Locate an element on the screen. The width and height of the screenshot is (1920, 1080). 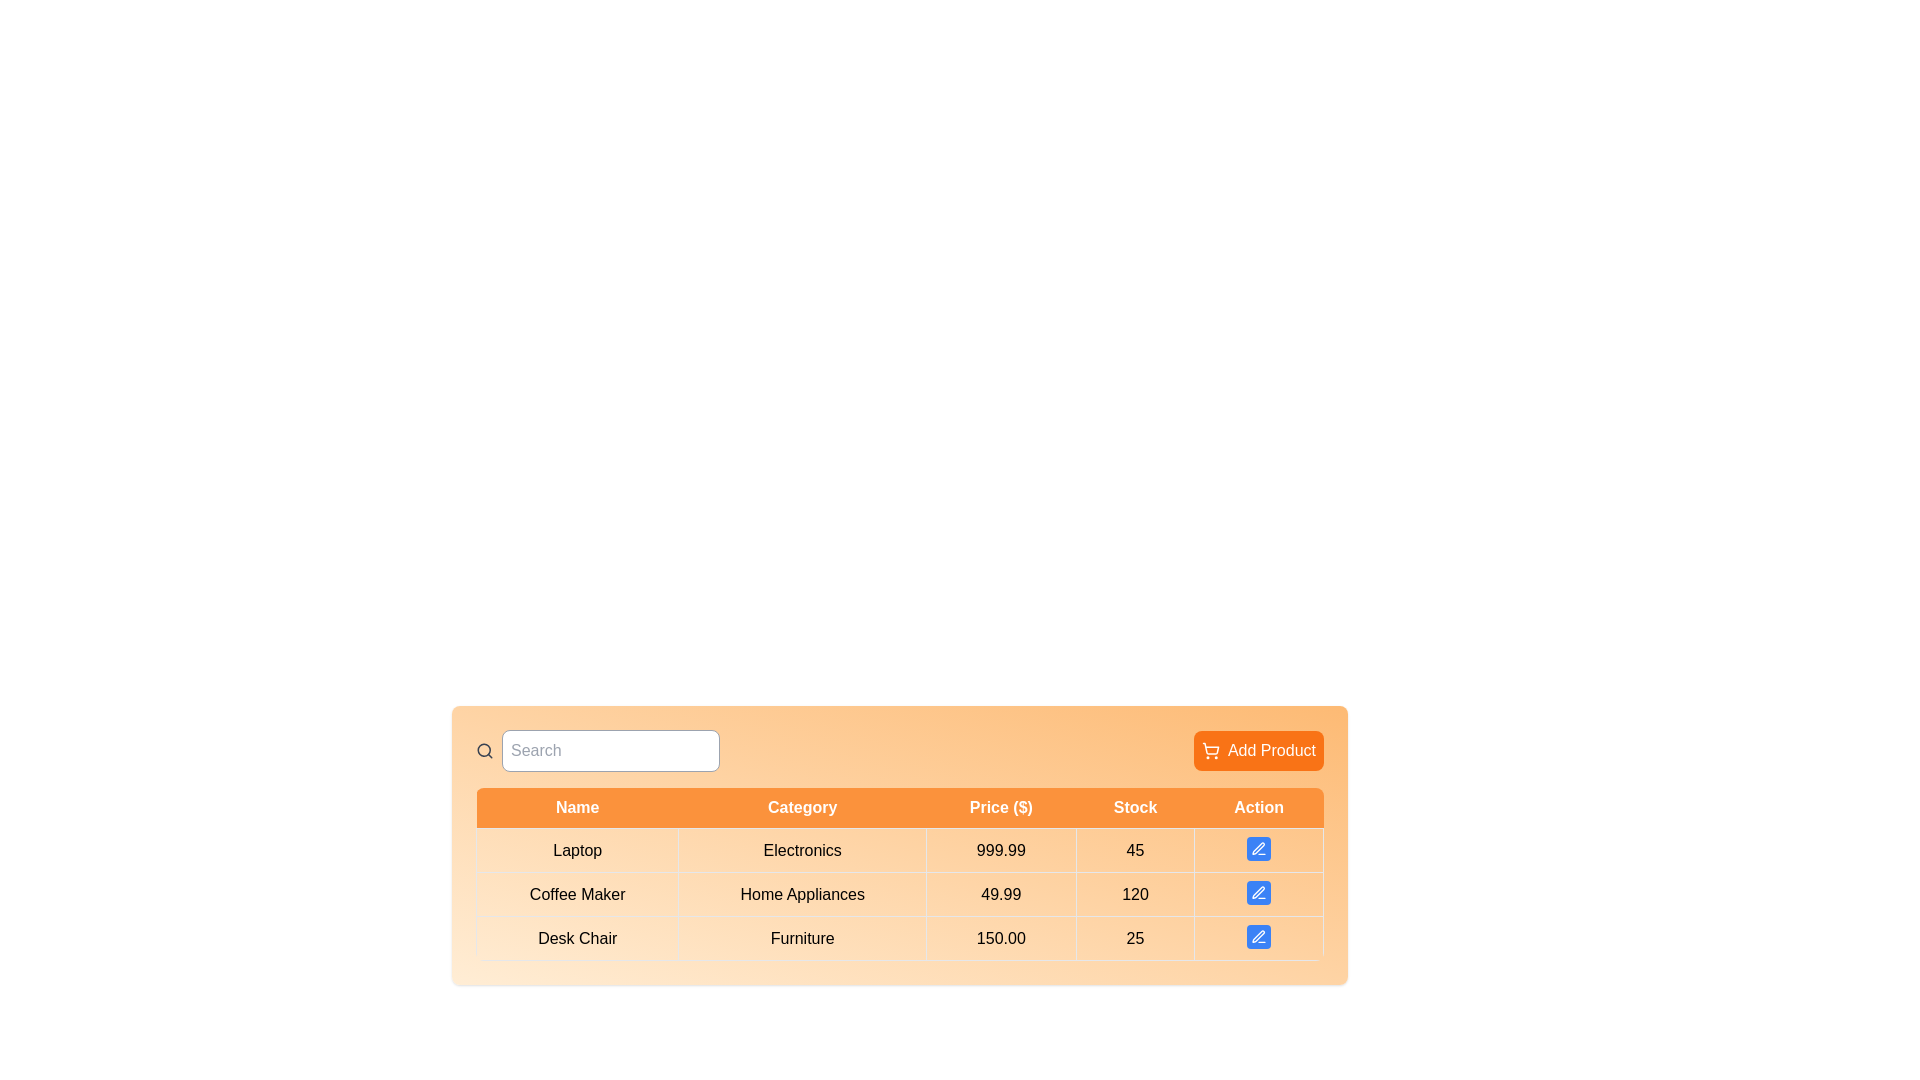
the pen-shaped edit icon located in the 'Action' column of the first row of the product table is located at coordinates (1256, 848).